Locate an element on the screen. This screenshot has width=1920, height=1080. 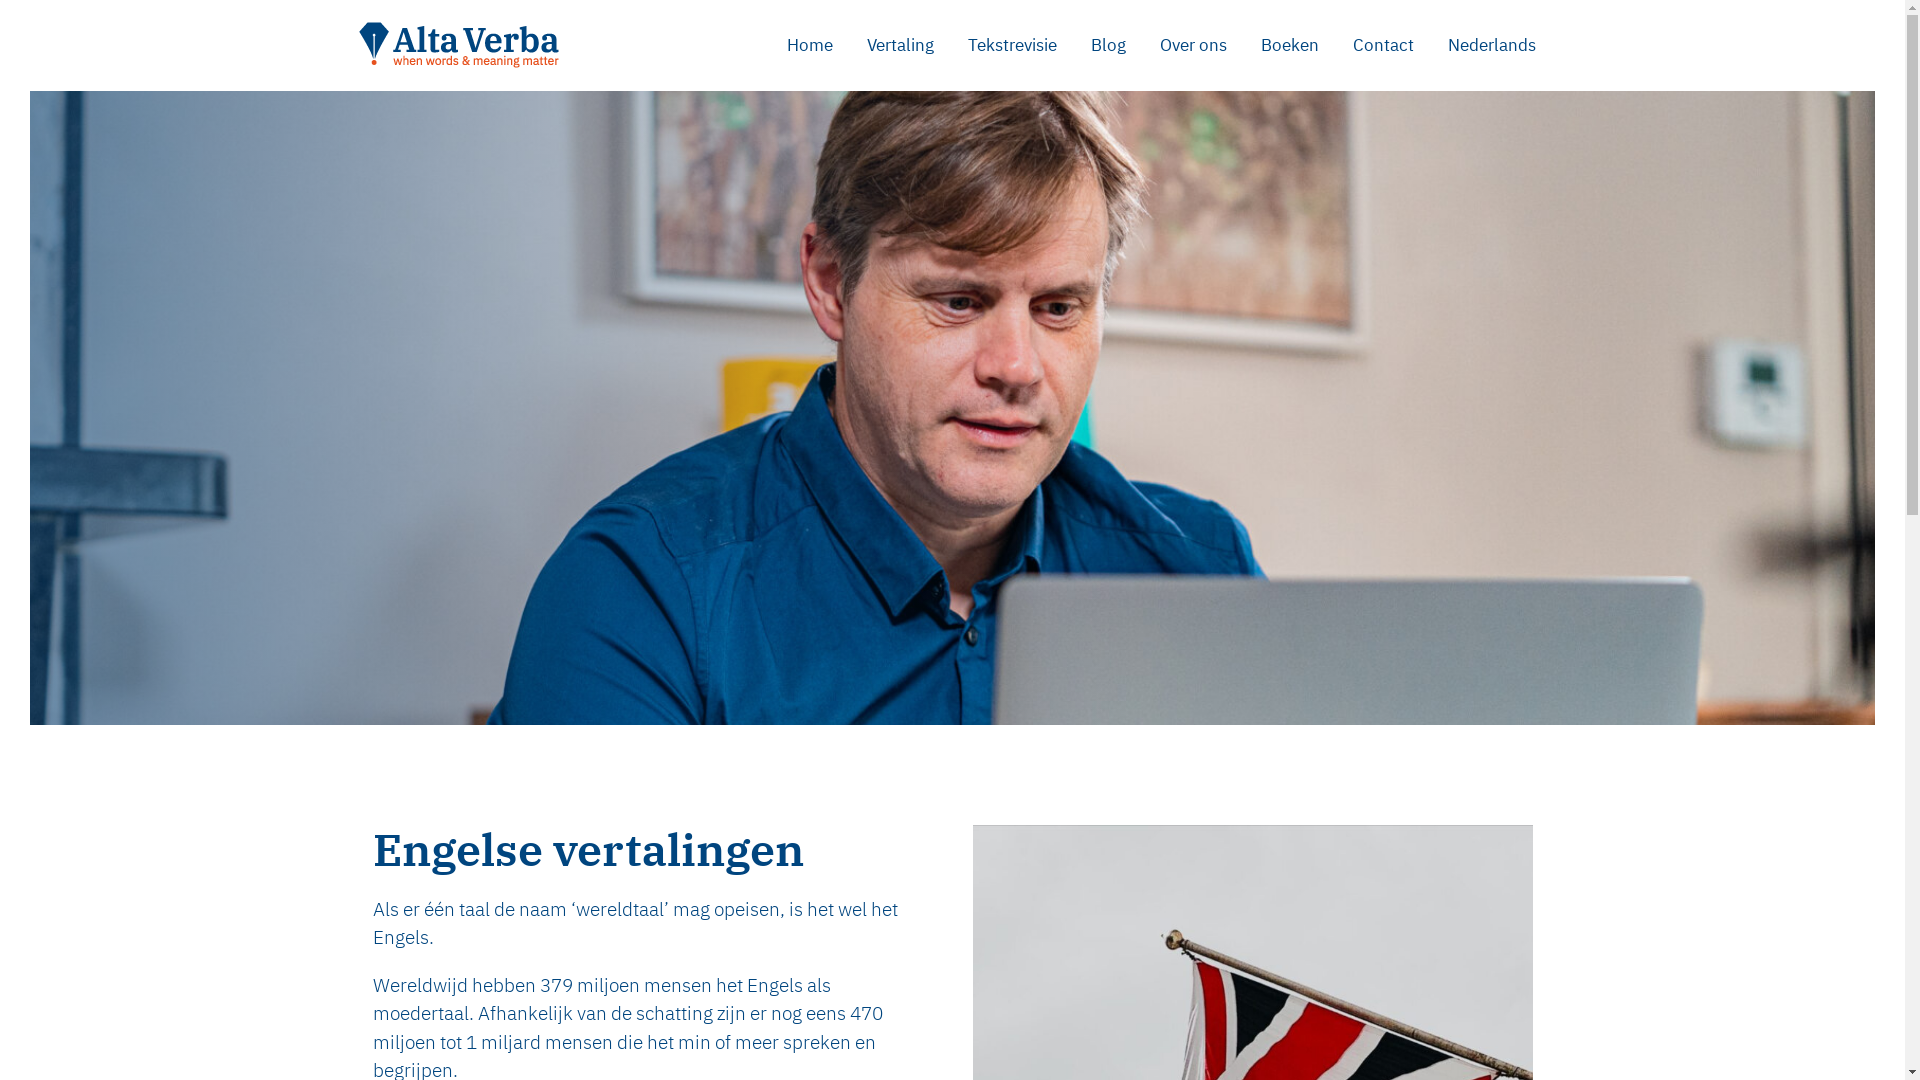
'Contact' is located at coordinates (1382, 45).